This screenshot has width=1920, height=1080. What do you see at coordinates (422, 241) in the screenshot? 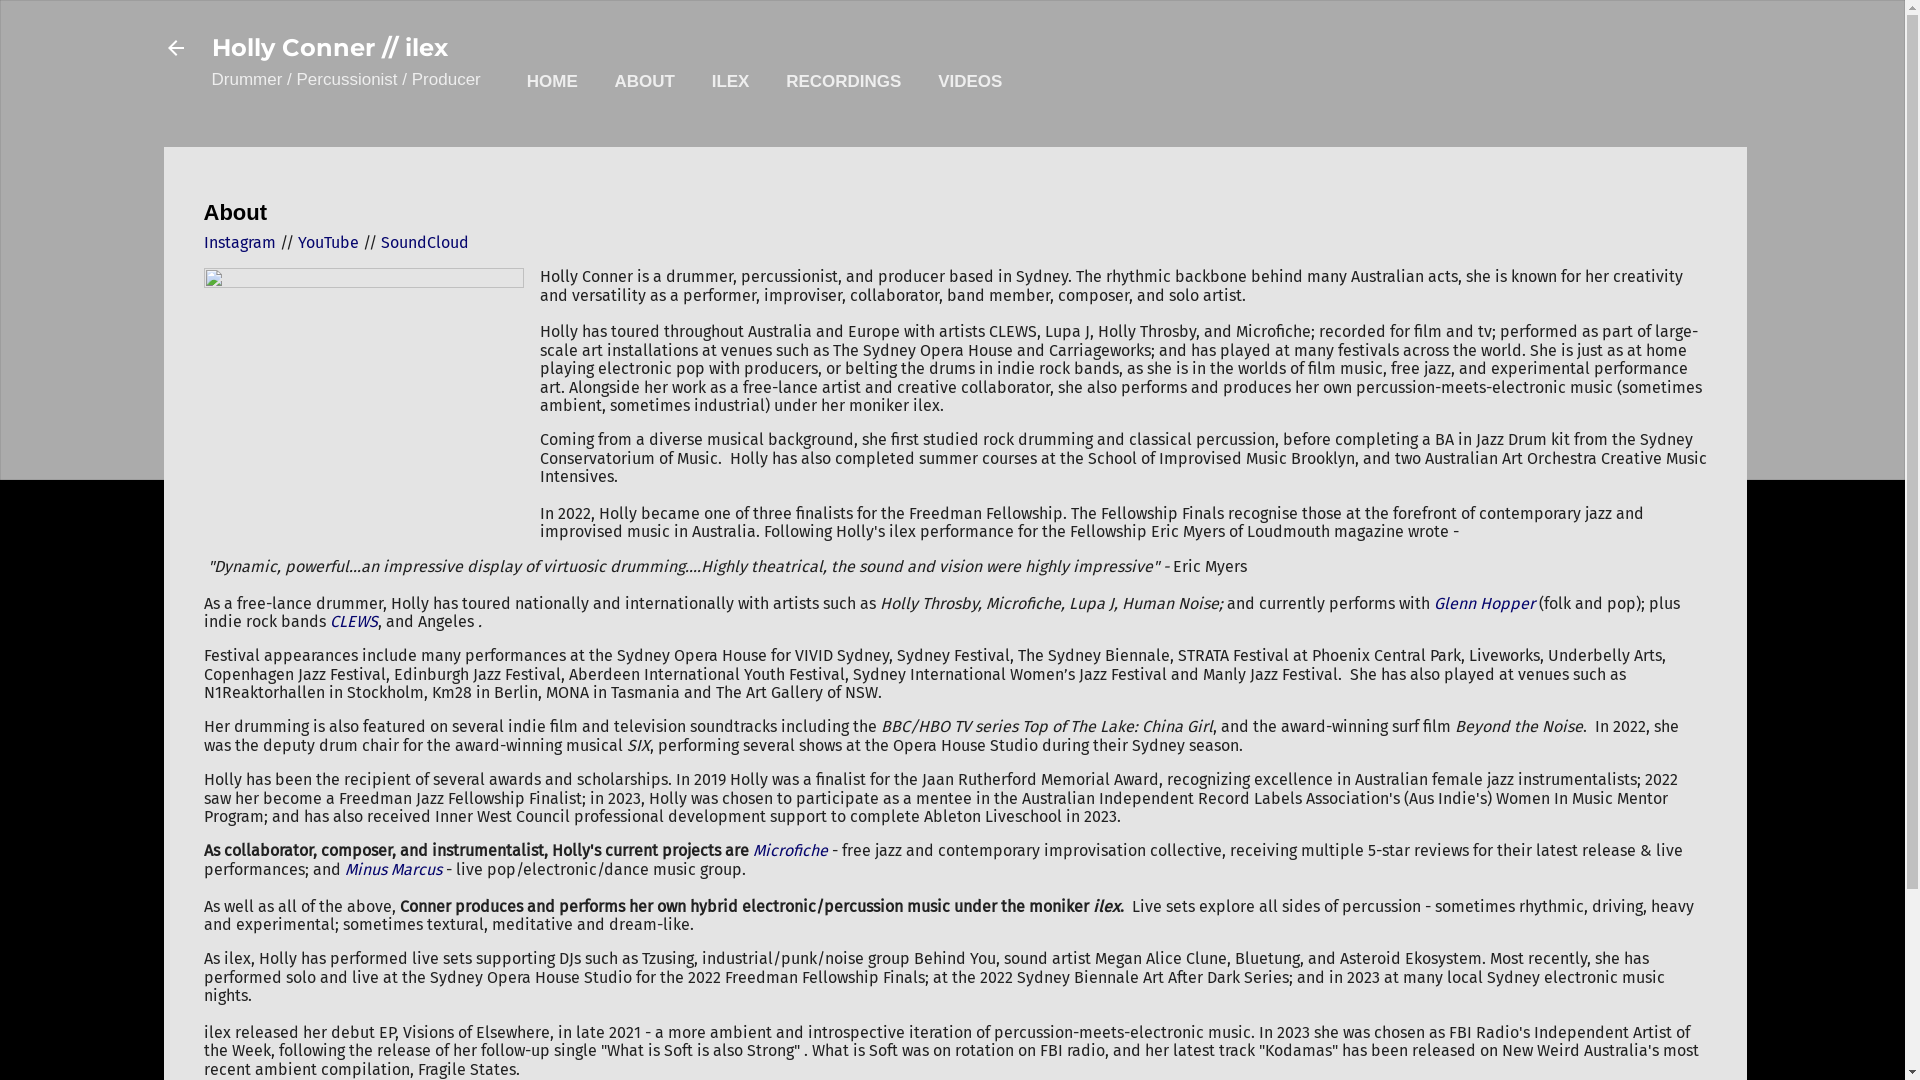
I see `'SoundCloud'` at bounding box center [422, 241].